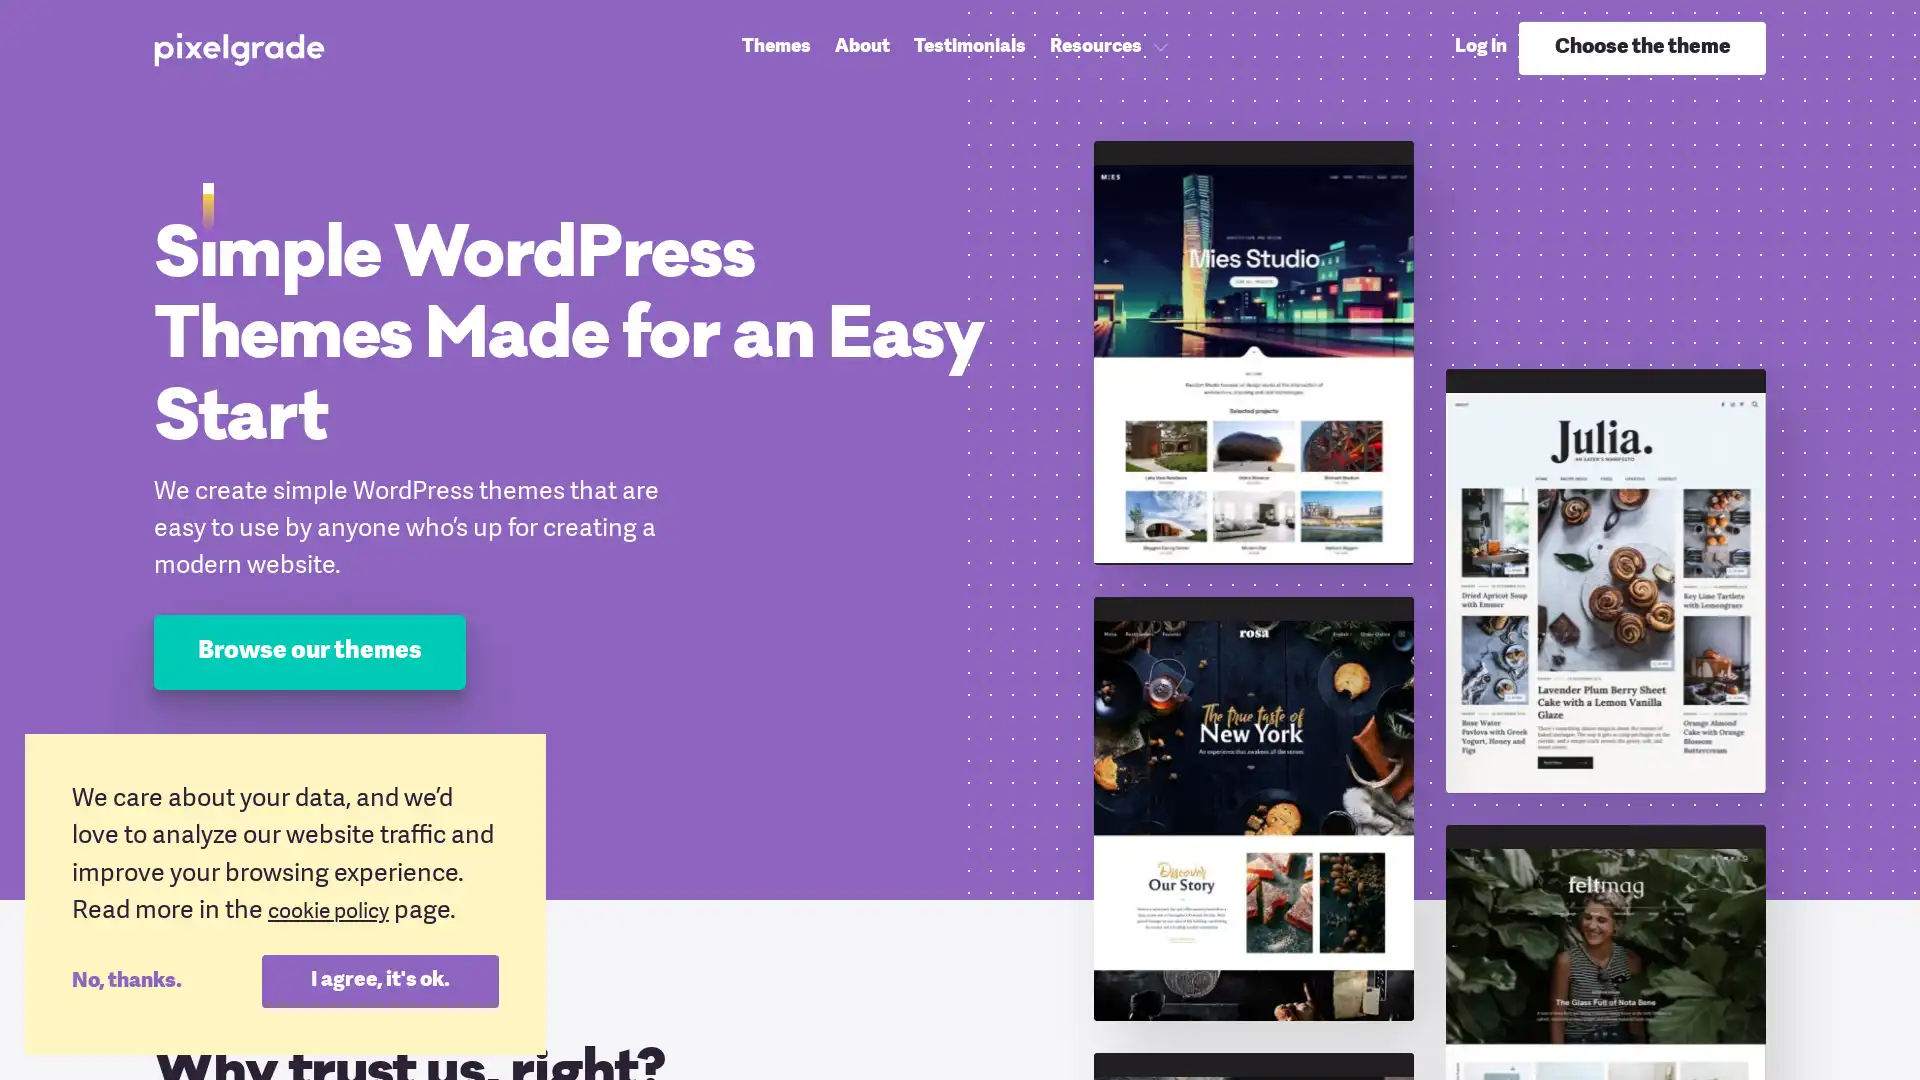 The image size is (1920, 1080). What do you see at coordinates (379, 979) in the screenshot?
I see `I agree, it's ok.` at bounding box center [379, 979].